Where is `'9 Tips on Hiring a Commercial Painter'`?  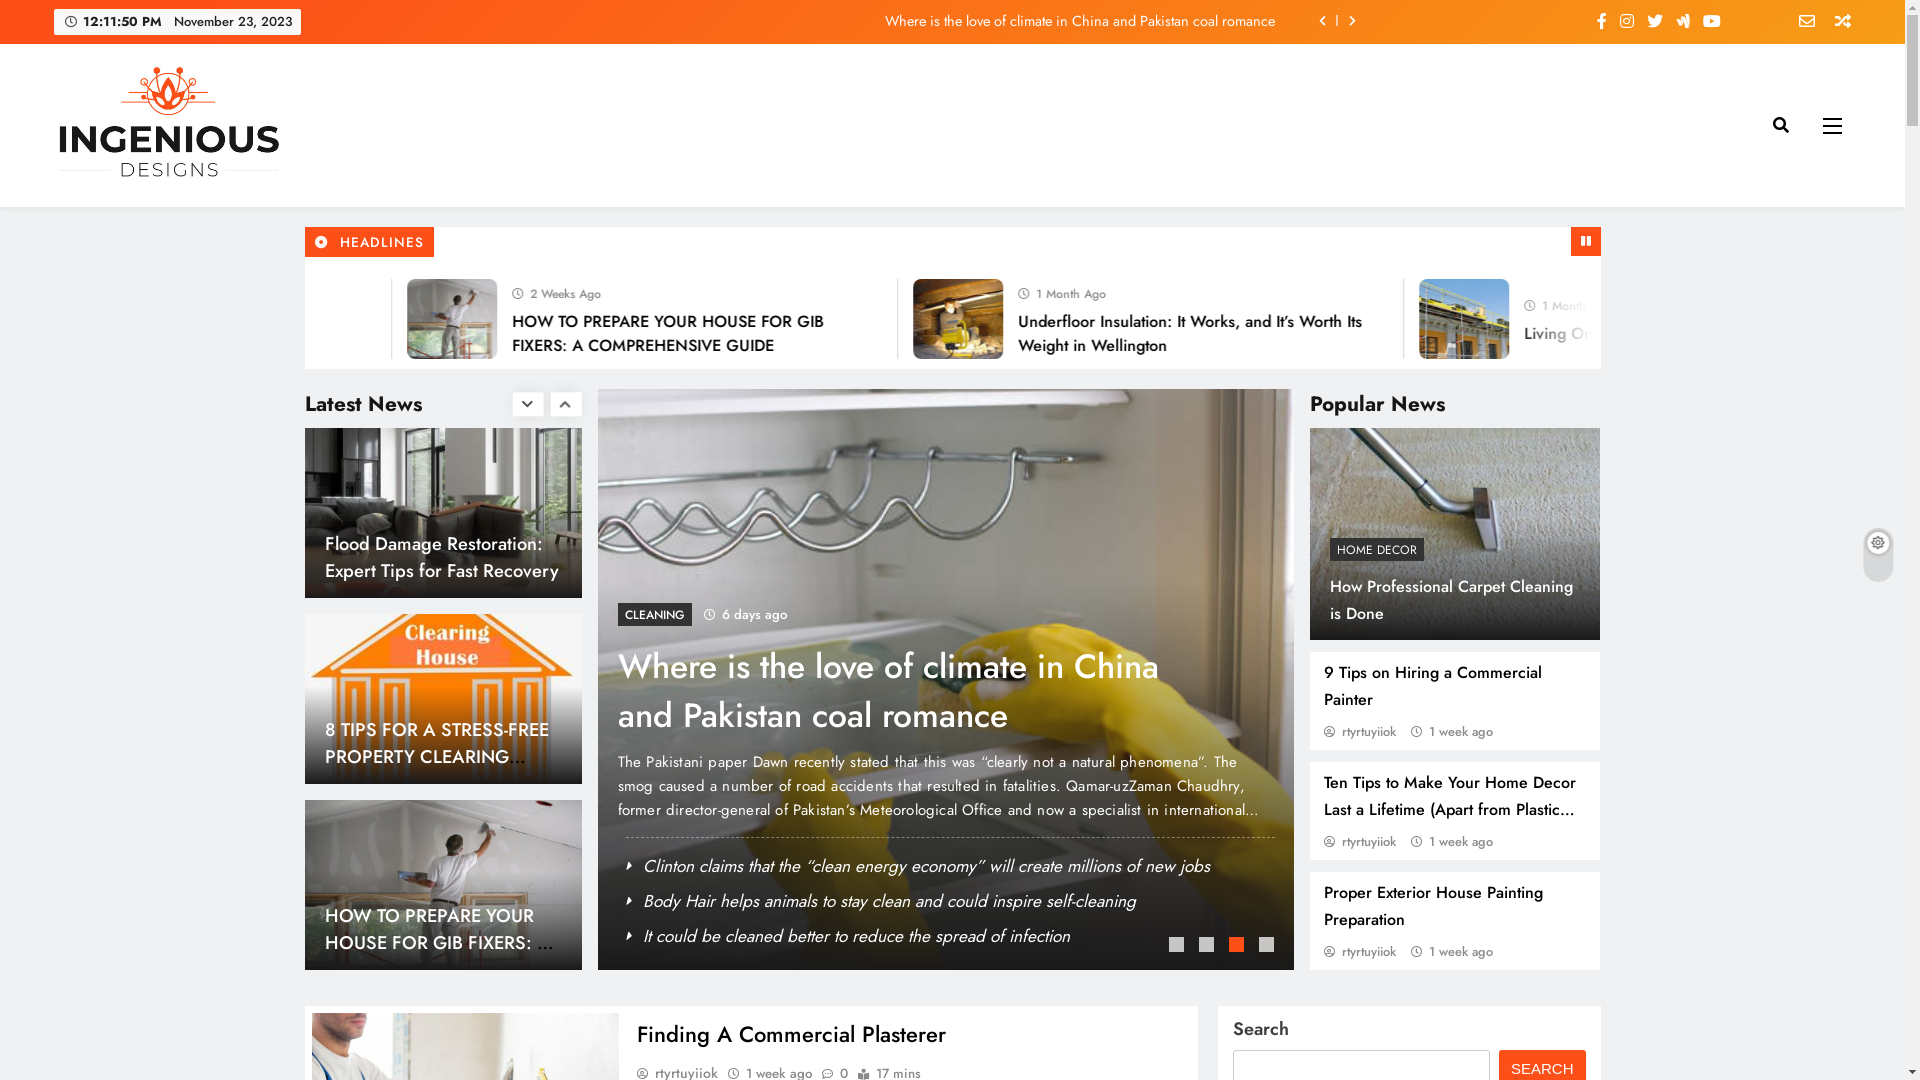 '9 Tips on Hiring a Commercial Painter' is located at coordinates (1432, 685).